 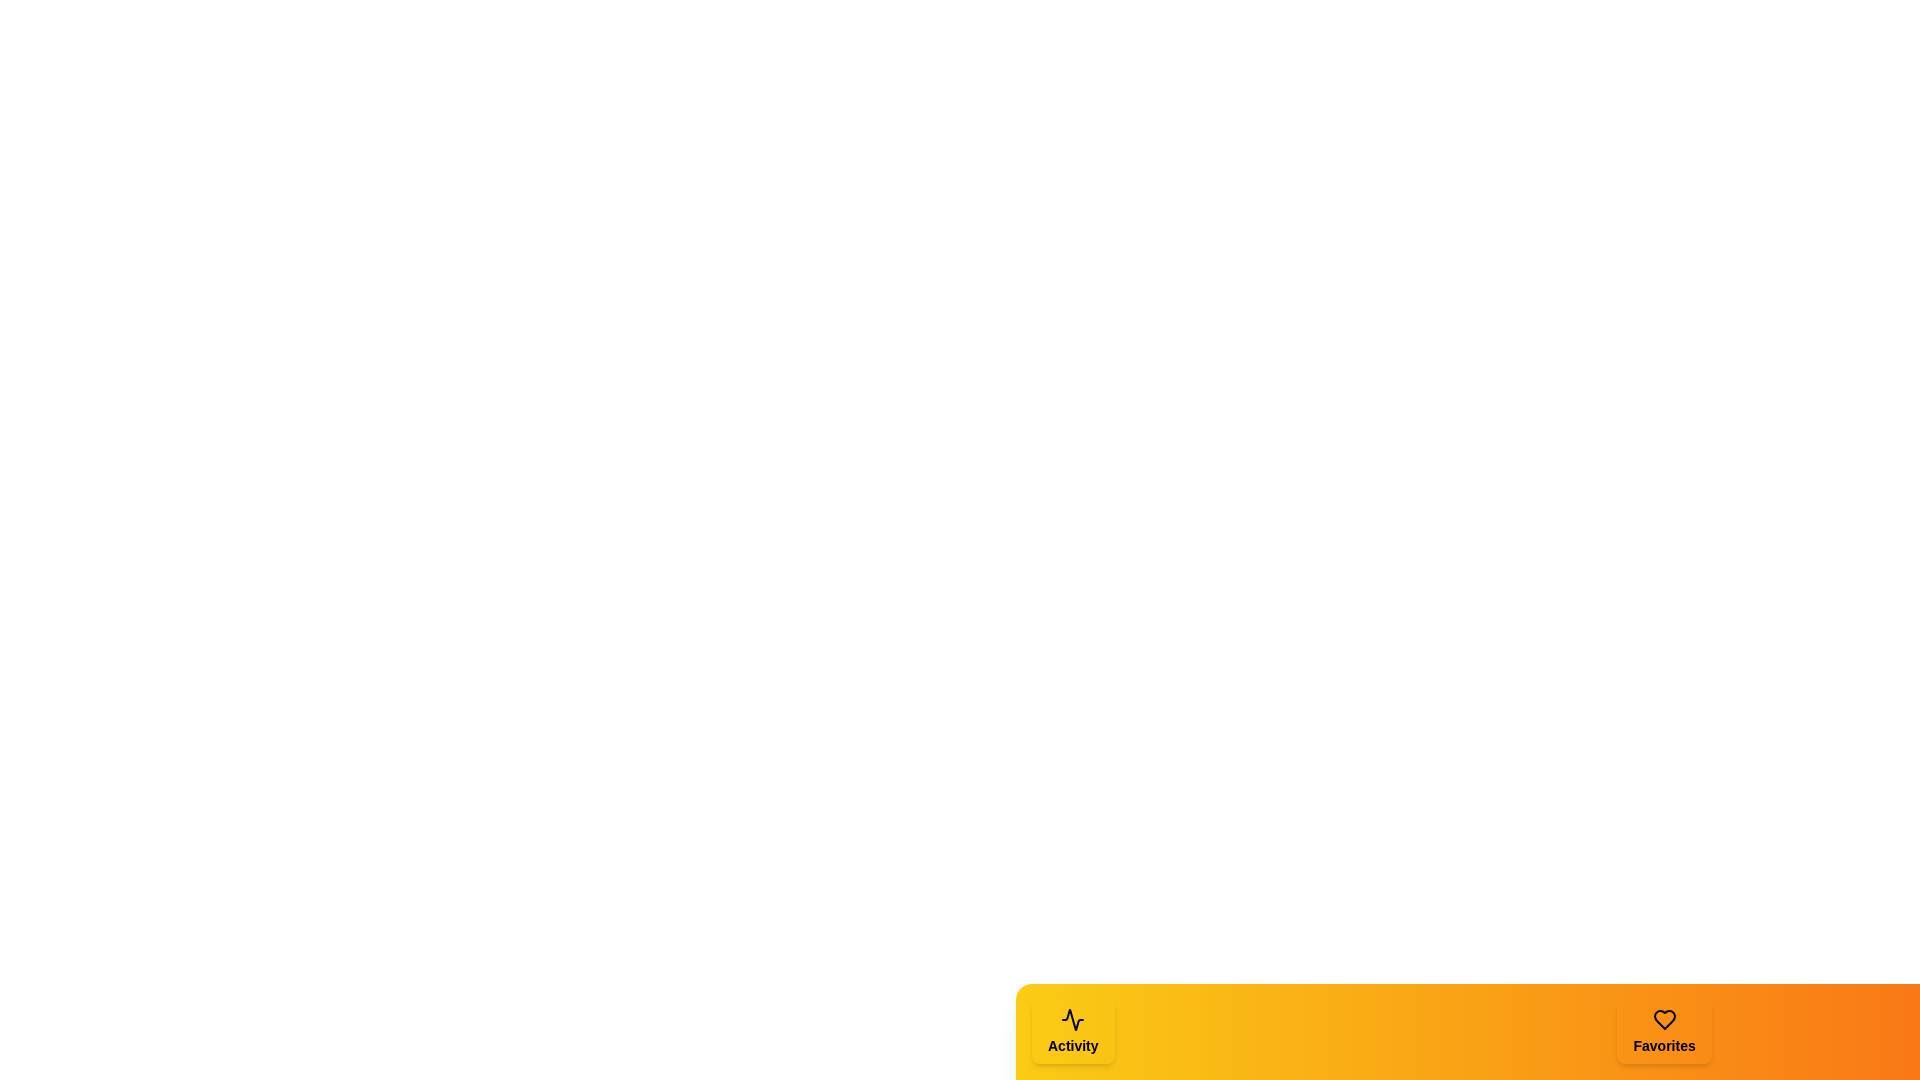 What do you see at coordinates (1072, 1032) in the screenshot?
I see `the tab corresponding to Activity` at bounding box center [1072, 1032].